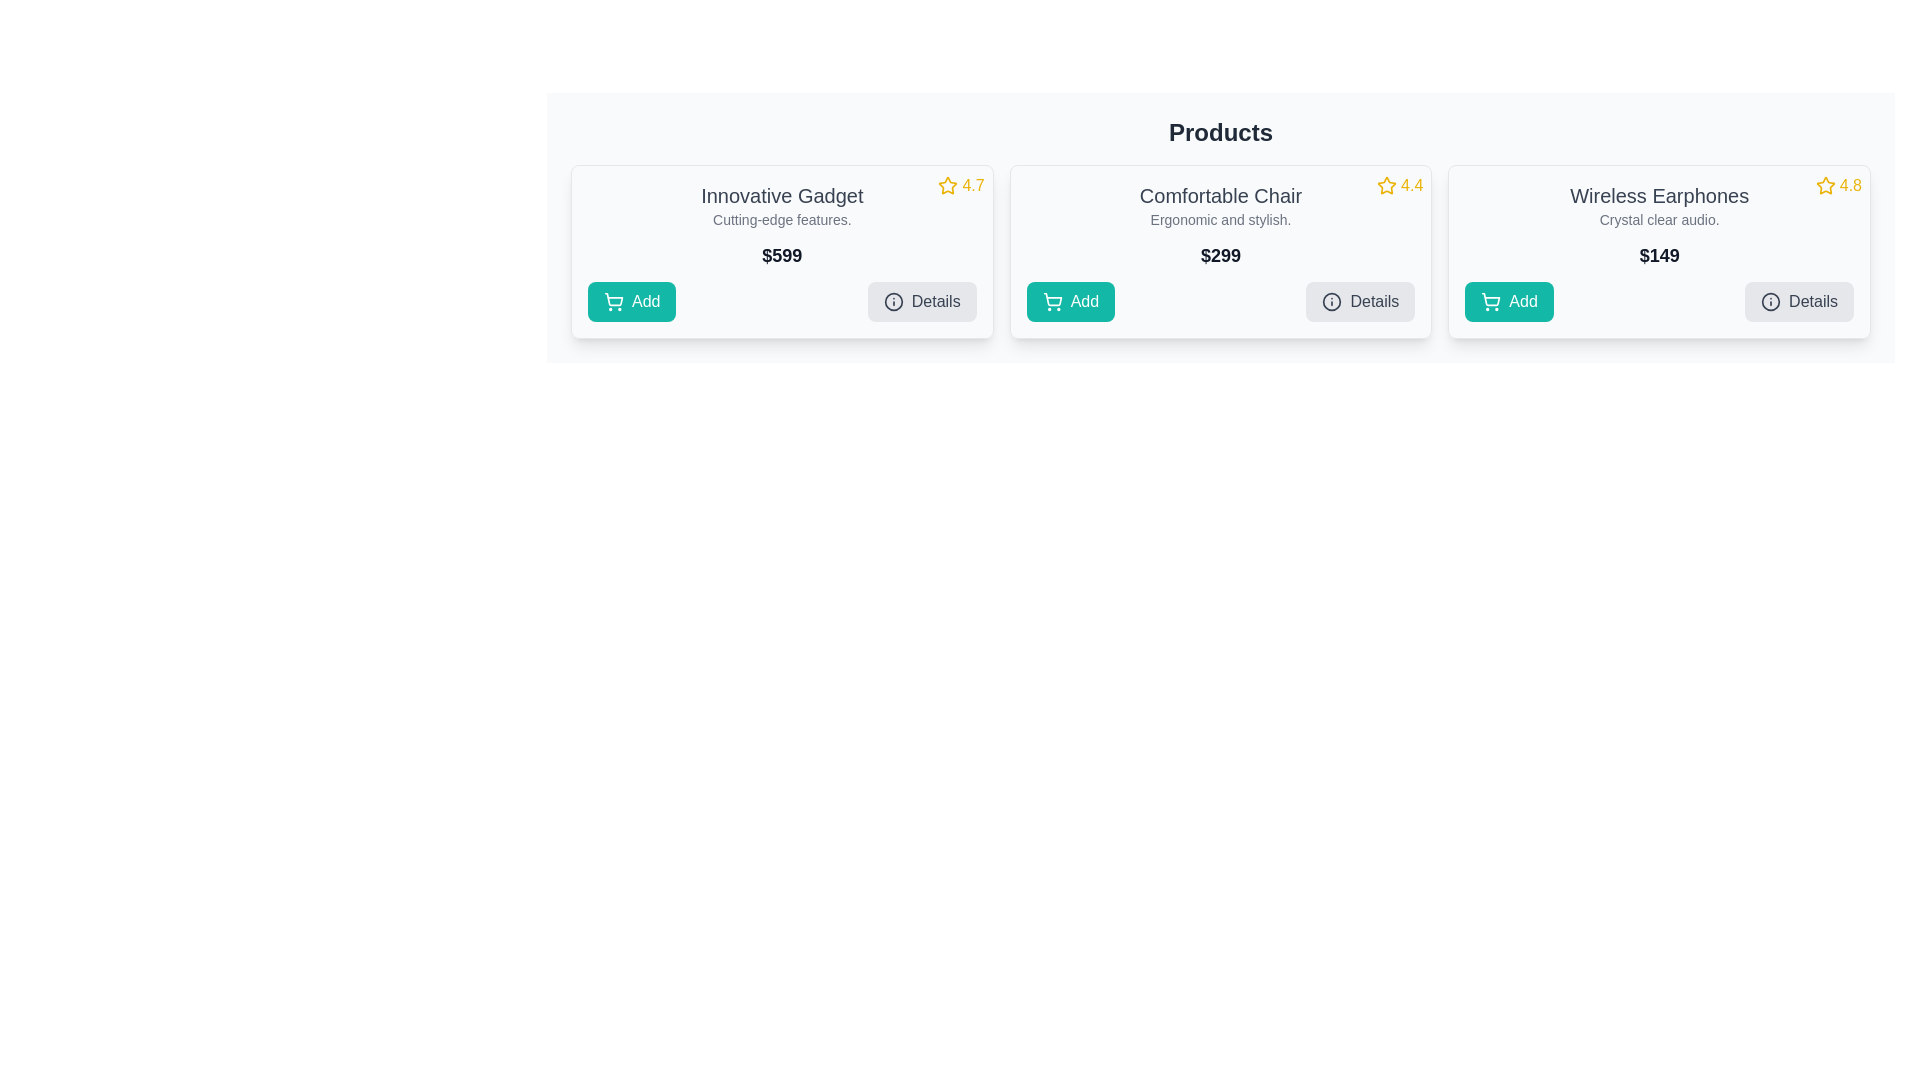  What do you see at coordinates (961, 185) in the screenshot?
I see `rating displayed, which is represented by a yellow star icon followed by the text '4.7' in a sans-serif font, located in the top-right corner of the product card` at bounding box center [961, 185].